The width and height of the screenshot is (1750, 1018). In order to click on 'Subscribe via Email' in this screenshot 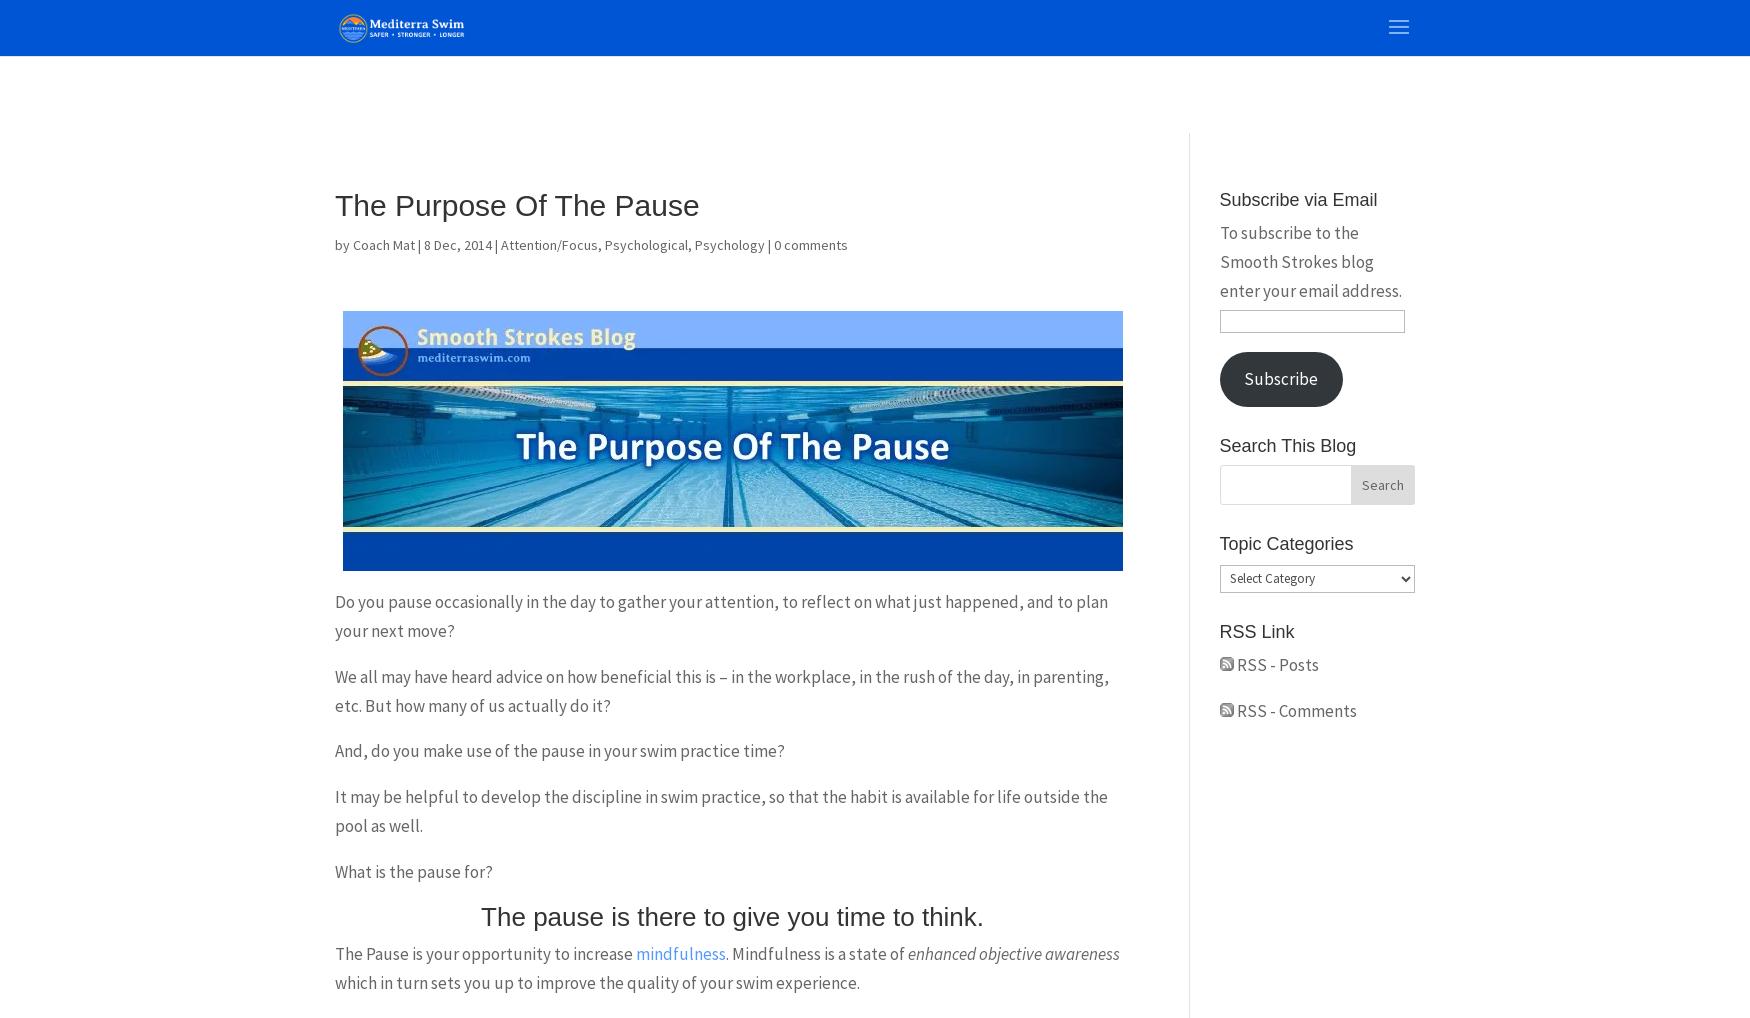, I will do `click(1296, 200)`.